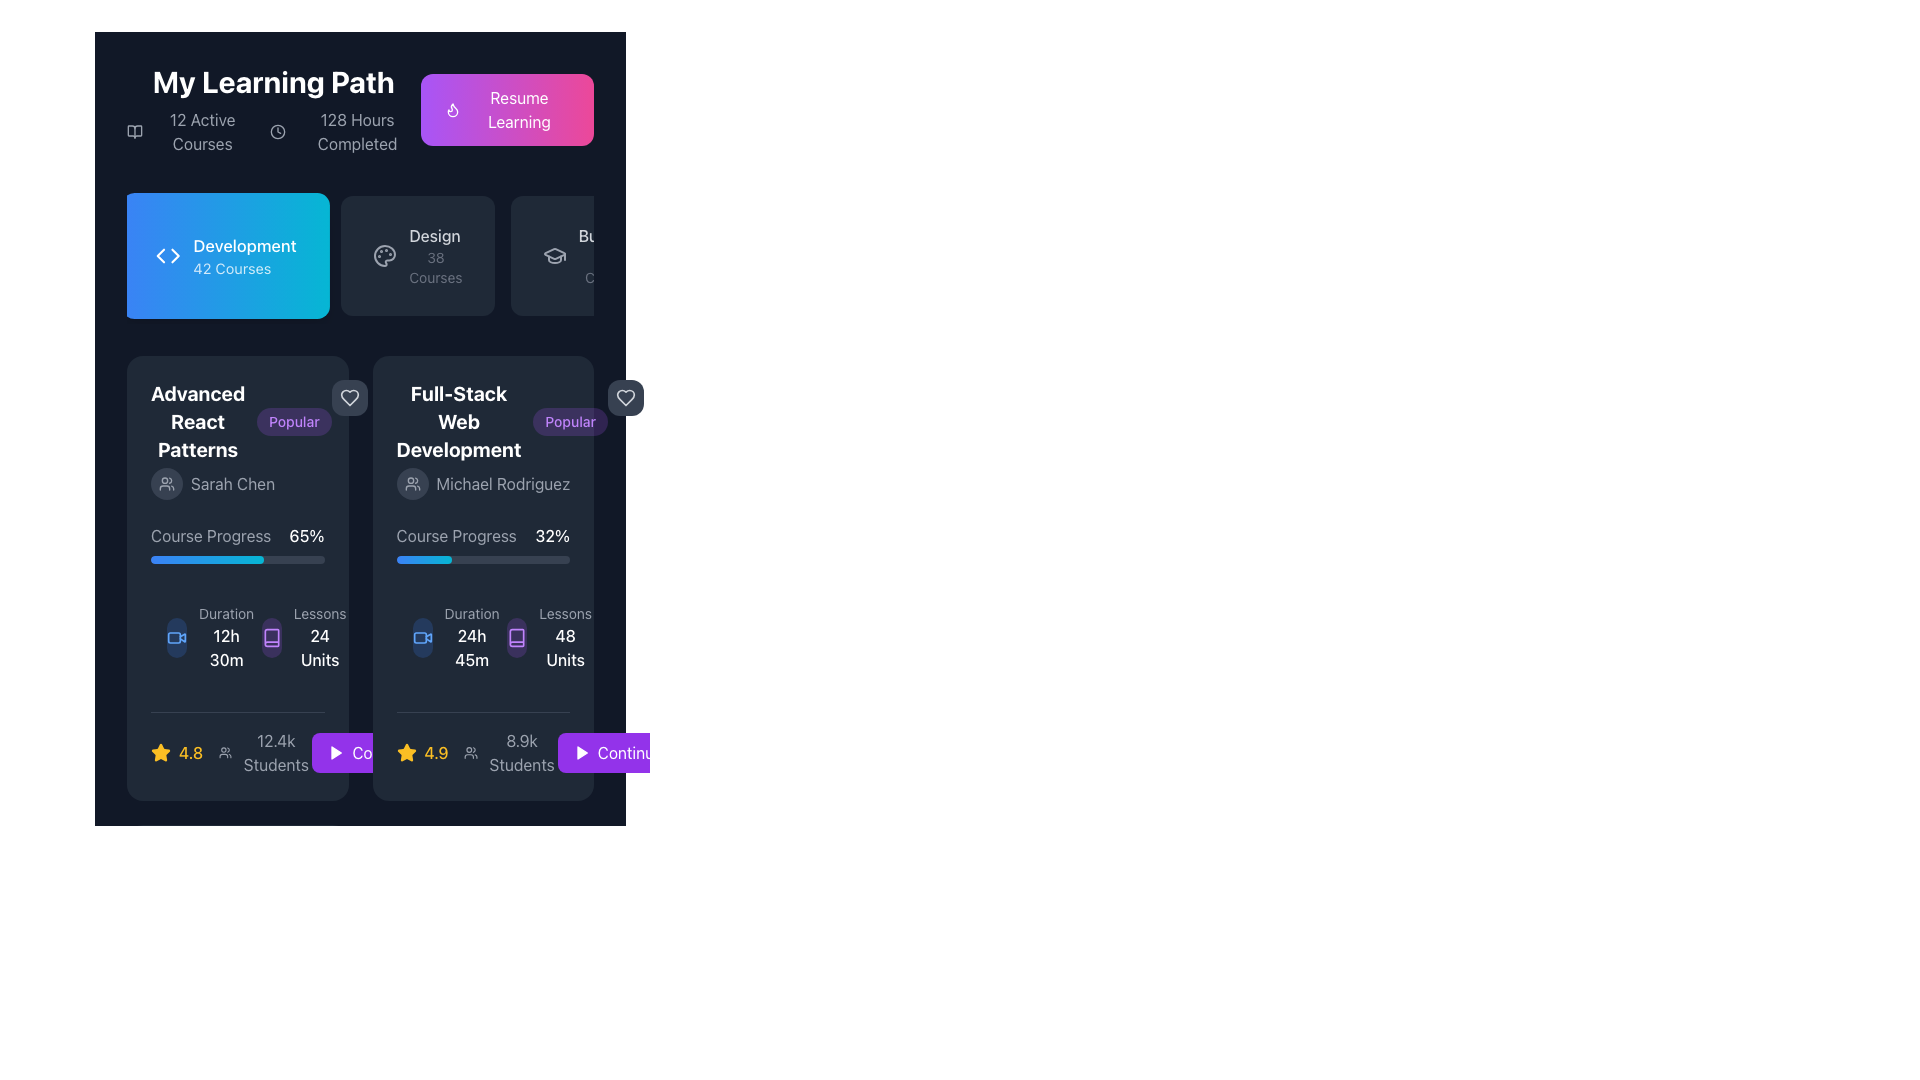 The height and width of the screenshot is (1080, 1920). Describe the element at coordinates (161, 752) in the screenshot. I see `the star-shaped yellow icon associated with the rating system, located within the 'Advanced React Patterns' card to the left of the text '4.8'` at that location.